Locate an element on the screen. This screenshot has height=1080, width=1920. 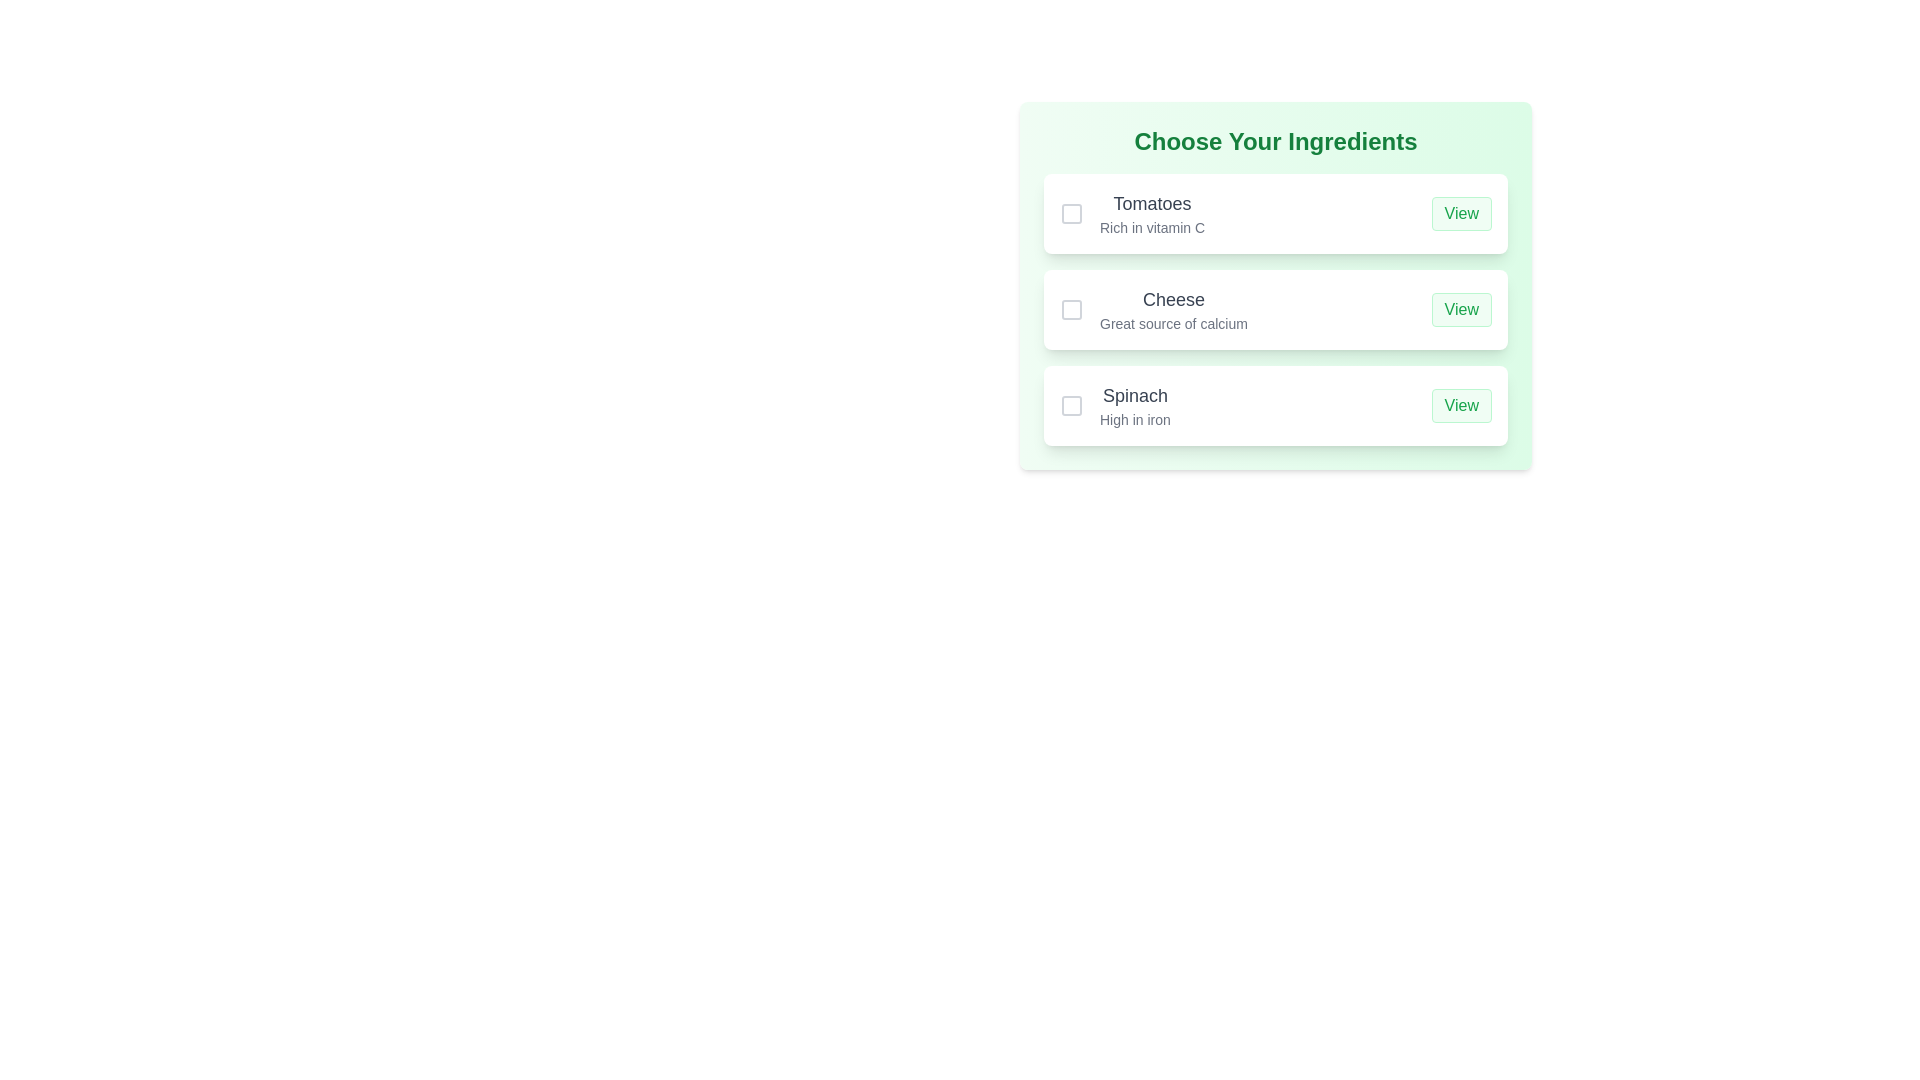
the text label displaying 'Cheese' which is aligned to the right of a checkbox and is in the middle option of the 'Choose Your Ingredients' list is located at coordinates (1153, 309).